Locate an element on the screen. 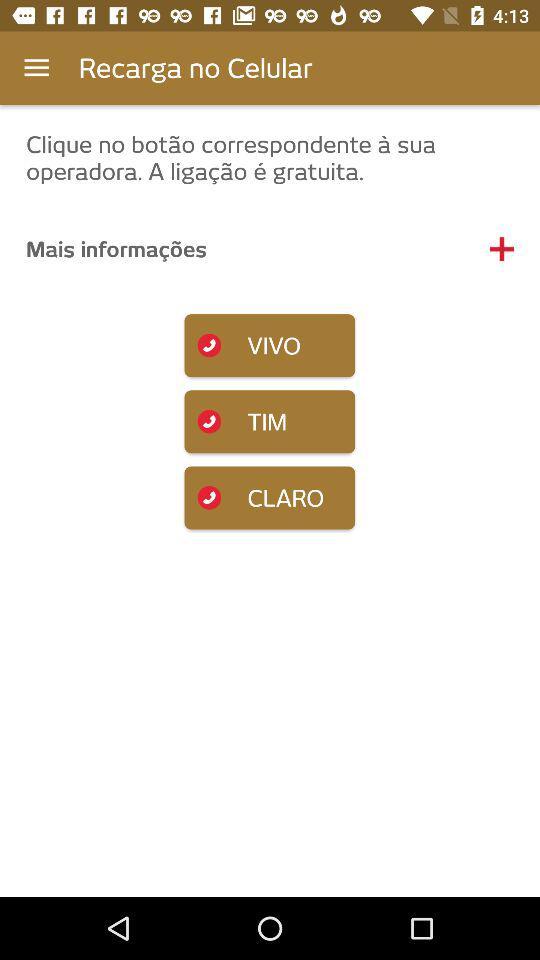 Image resolution: width=540 pixels, height=960 pixels. item below vivo item is located at coordinates (269, 421).